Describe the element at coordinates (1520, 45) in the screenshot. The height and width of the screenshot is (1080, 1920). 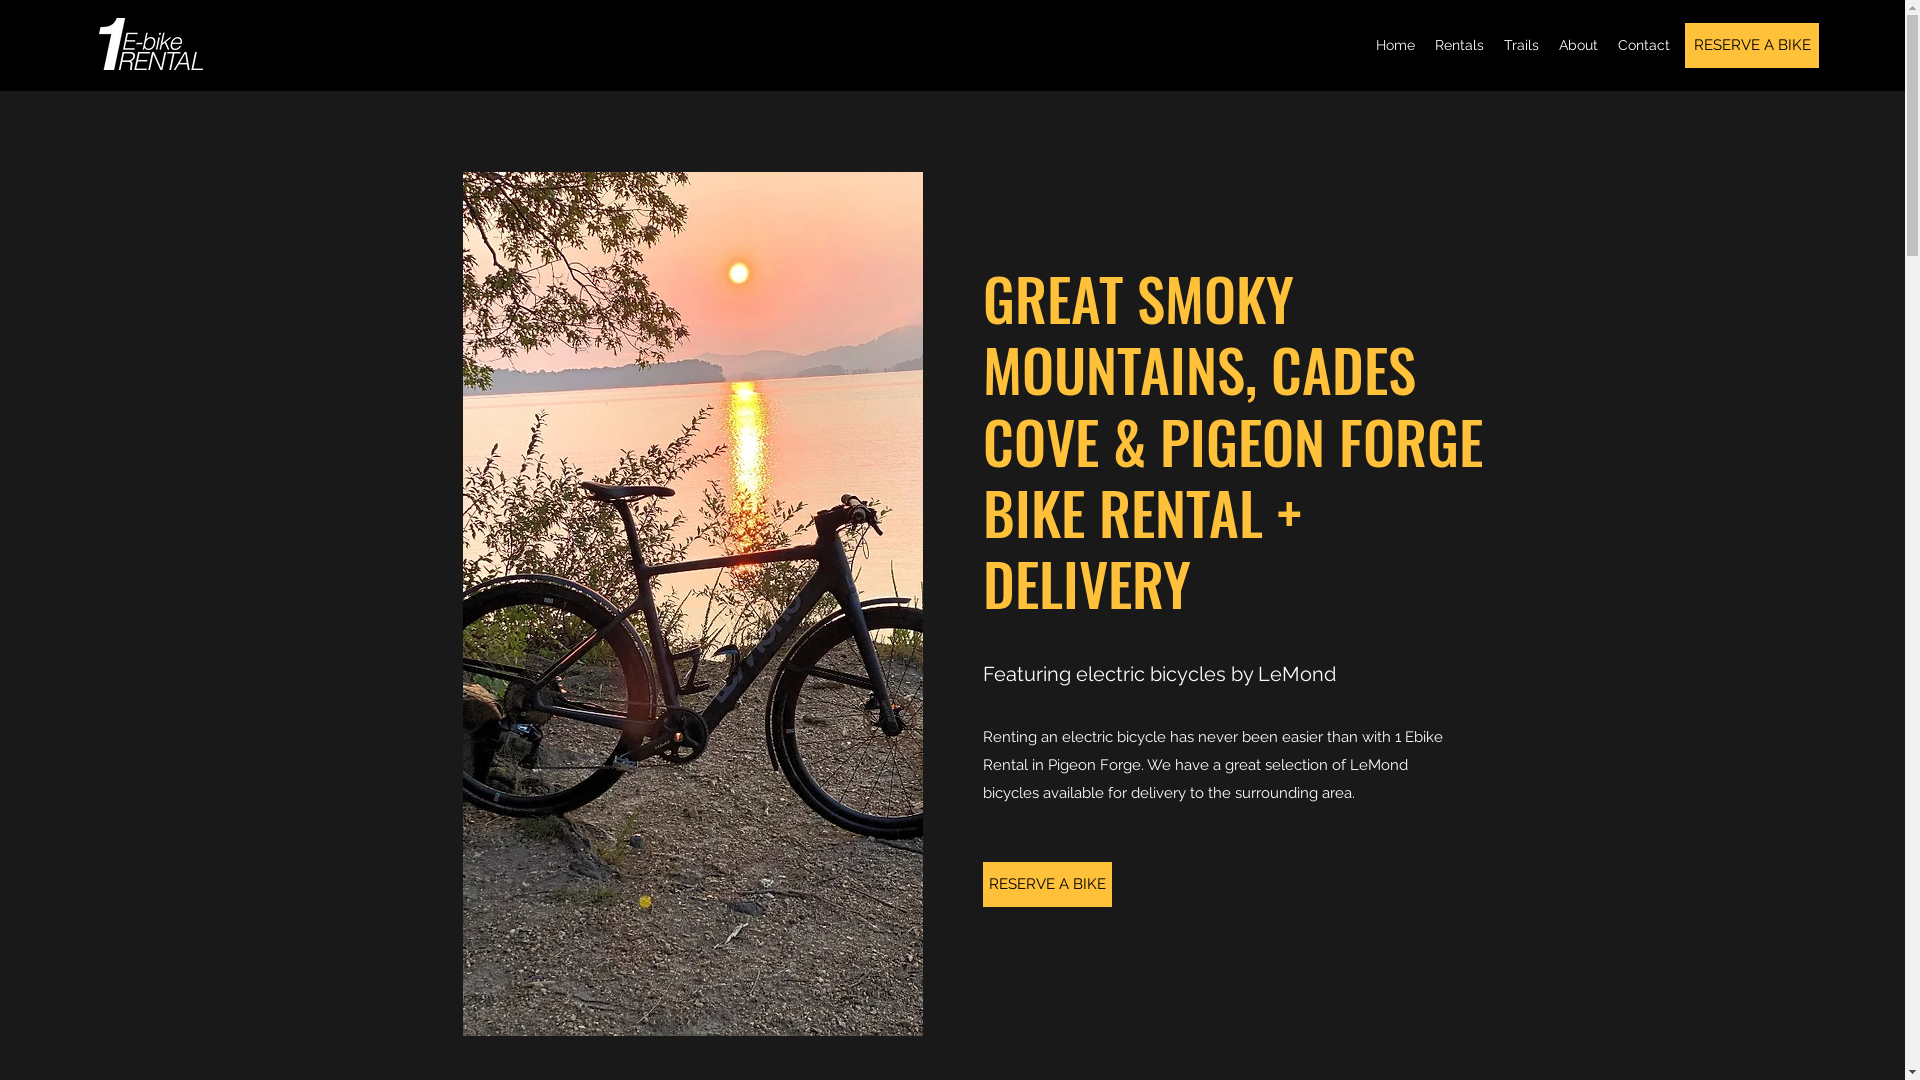
I see `'Trails'` at that location.